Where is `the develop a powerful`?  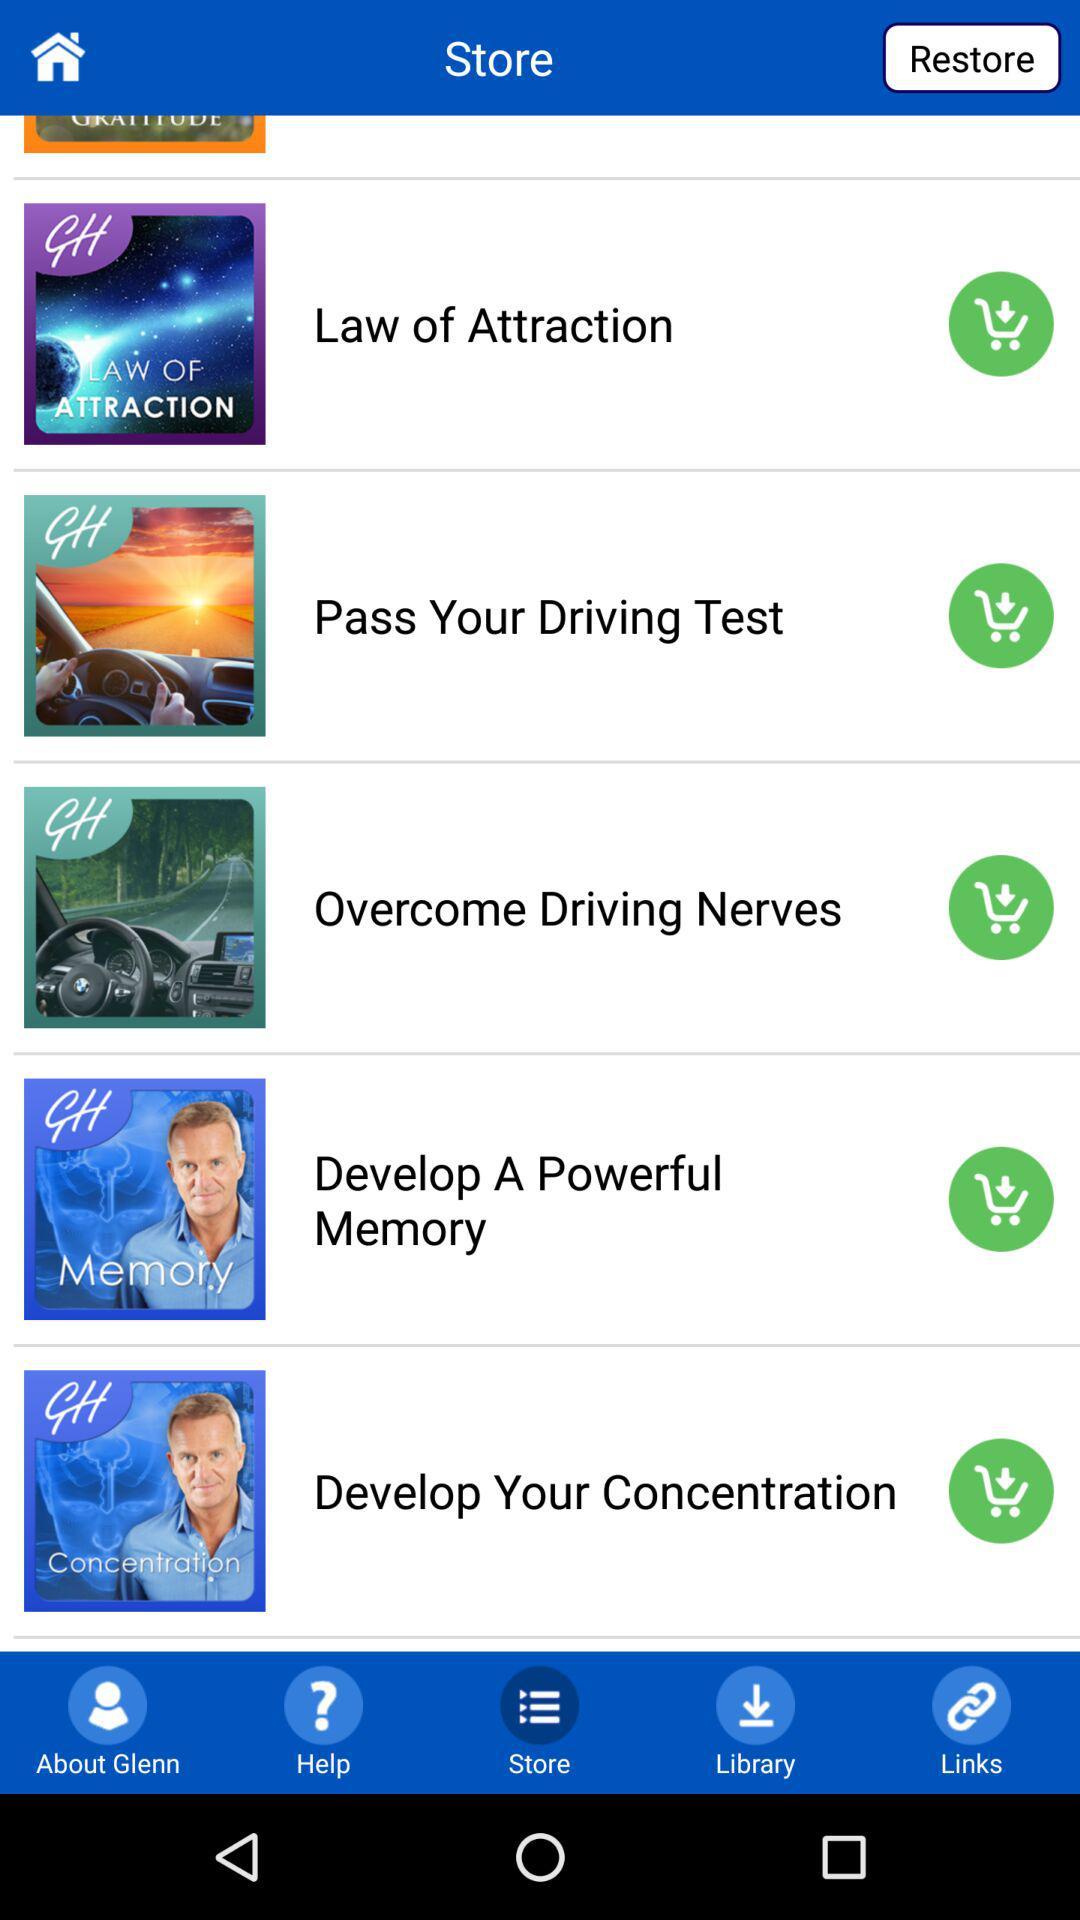
the develop a powerful is located at coordinates (604, 1199).